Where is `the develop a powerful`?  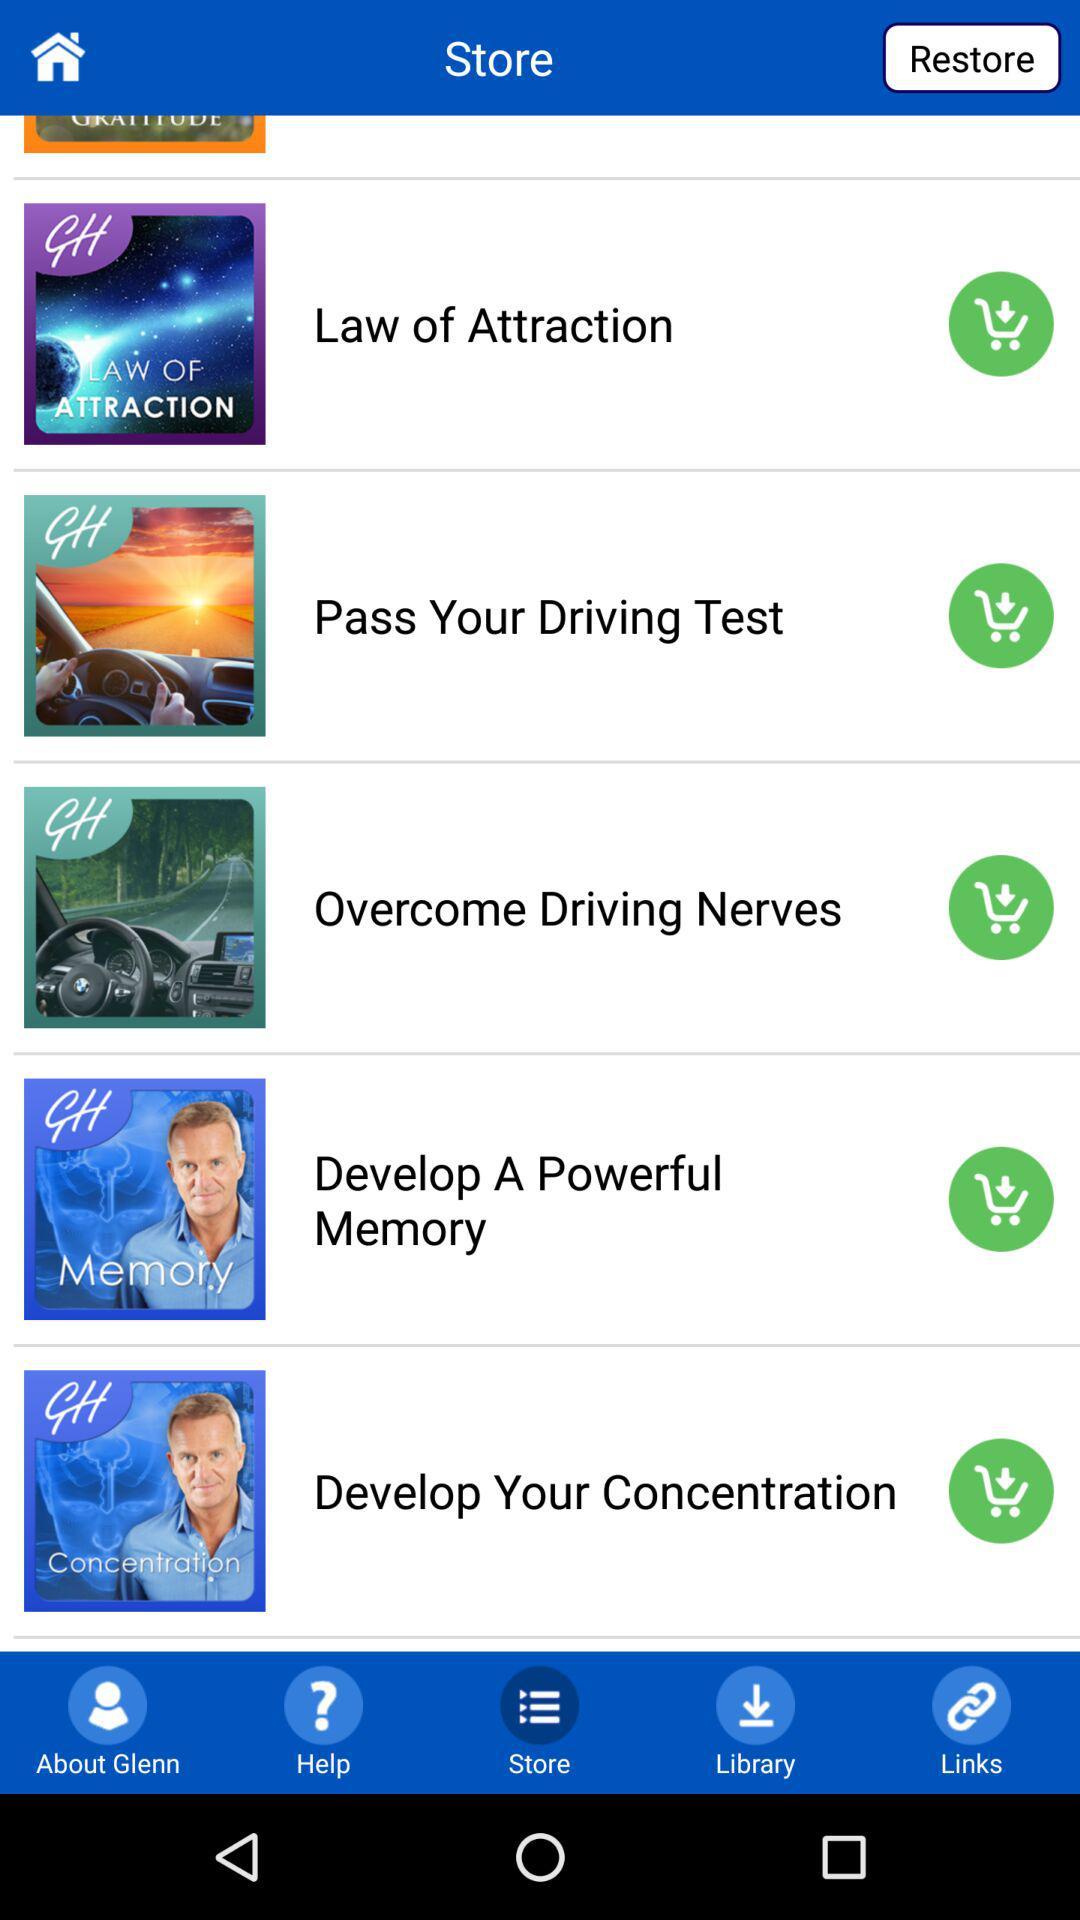
the develop a powerful is located at coordinates (604, 1199).